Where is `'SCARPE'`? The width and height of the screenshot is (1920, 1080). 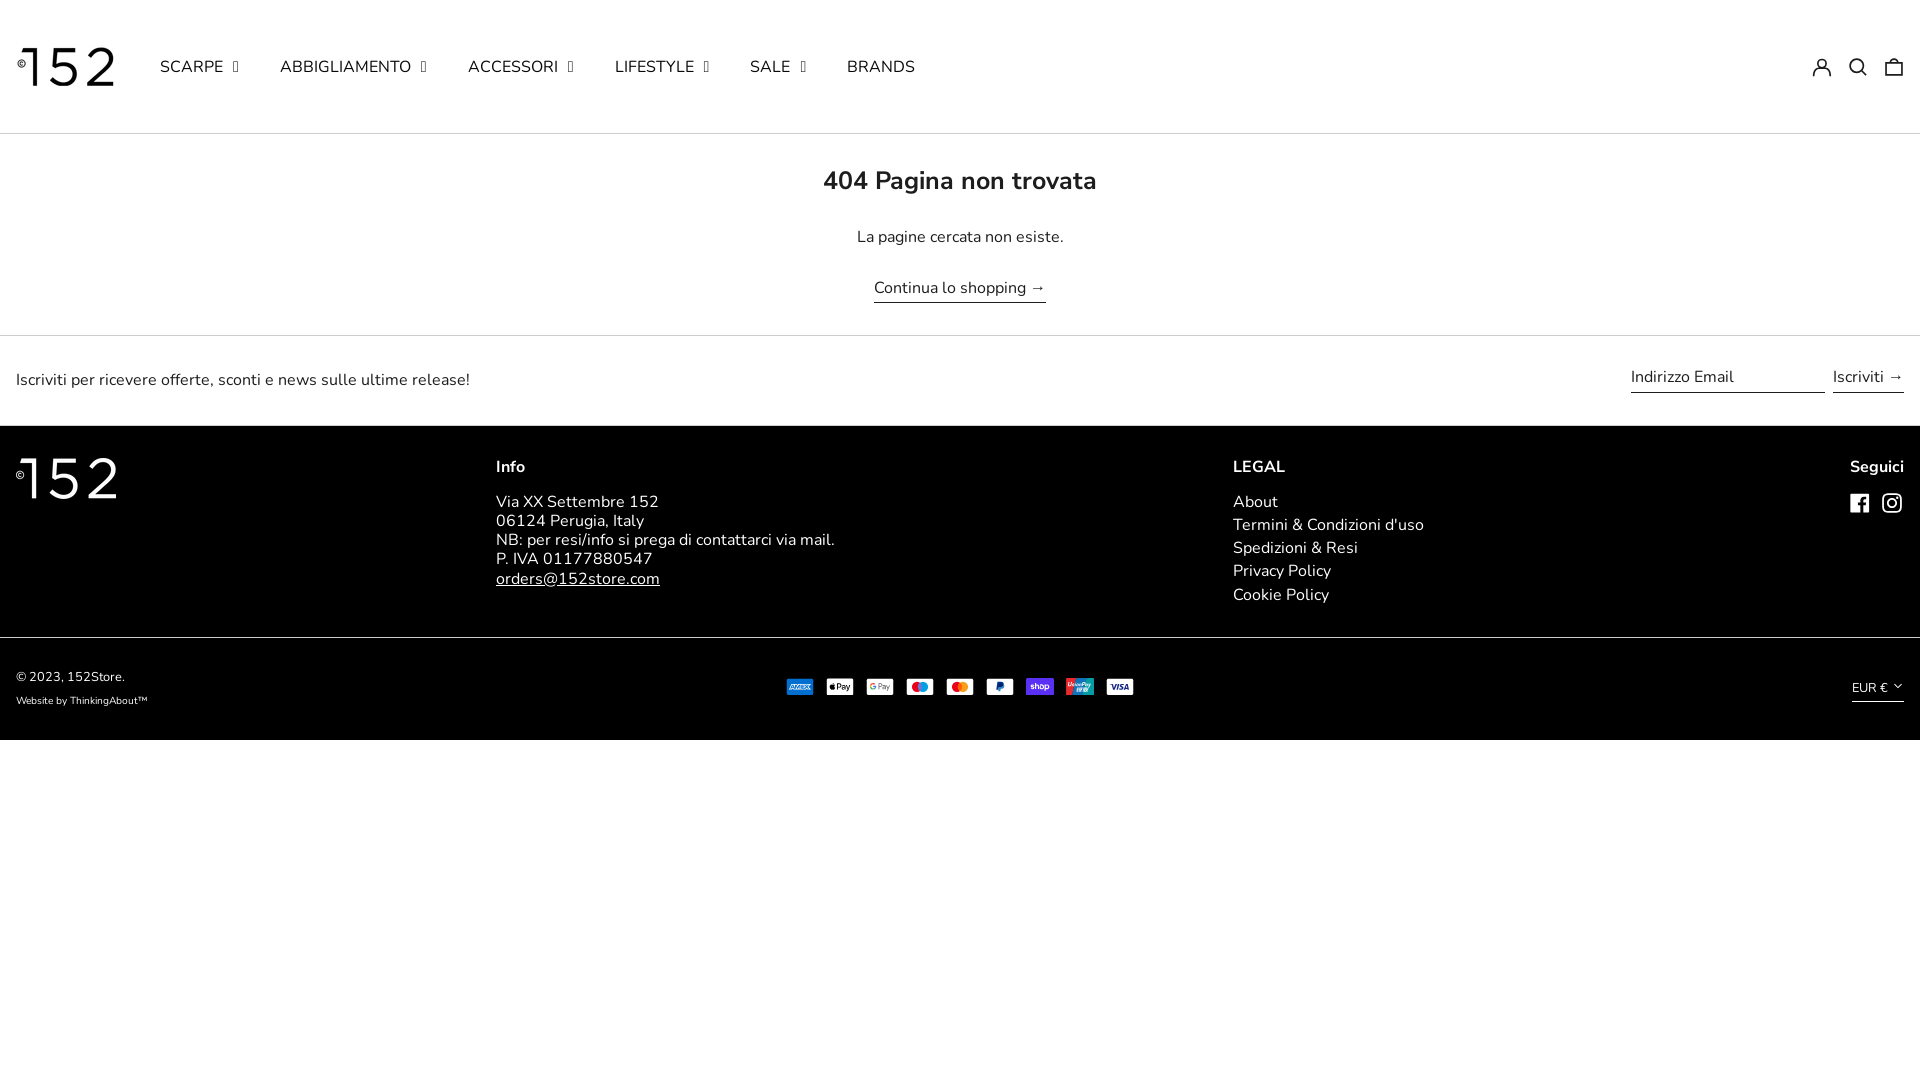
'SCARPE' is located at coordinates (199, 65).